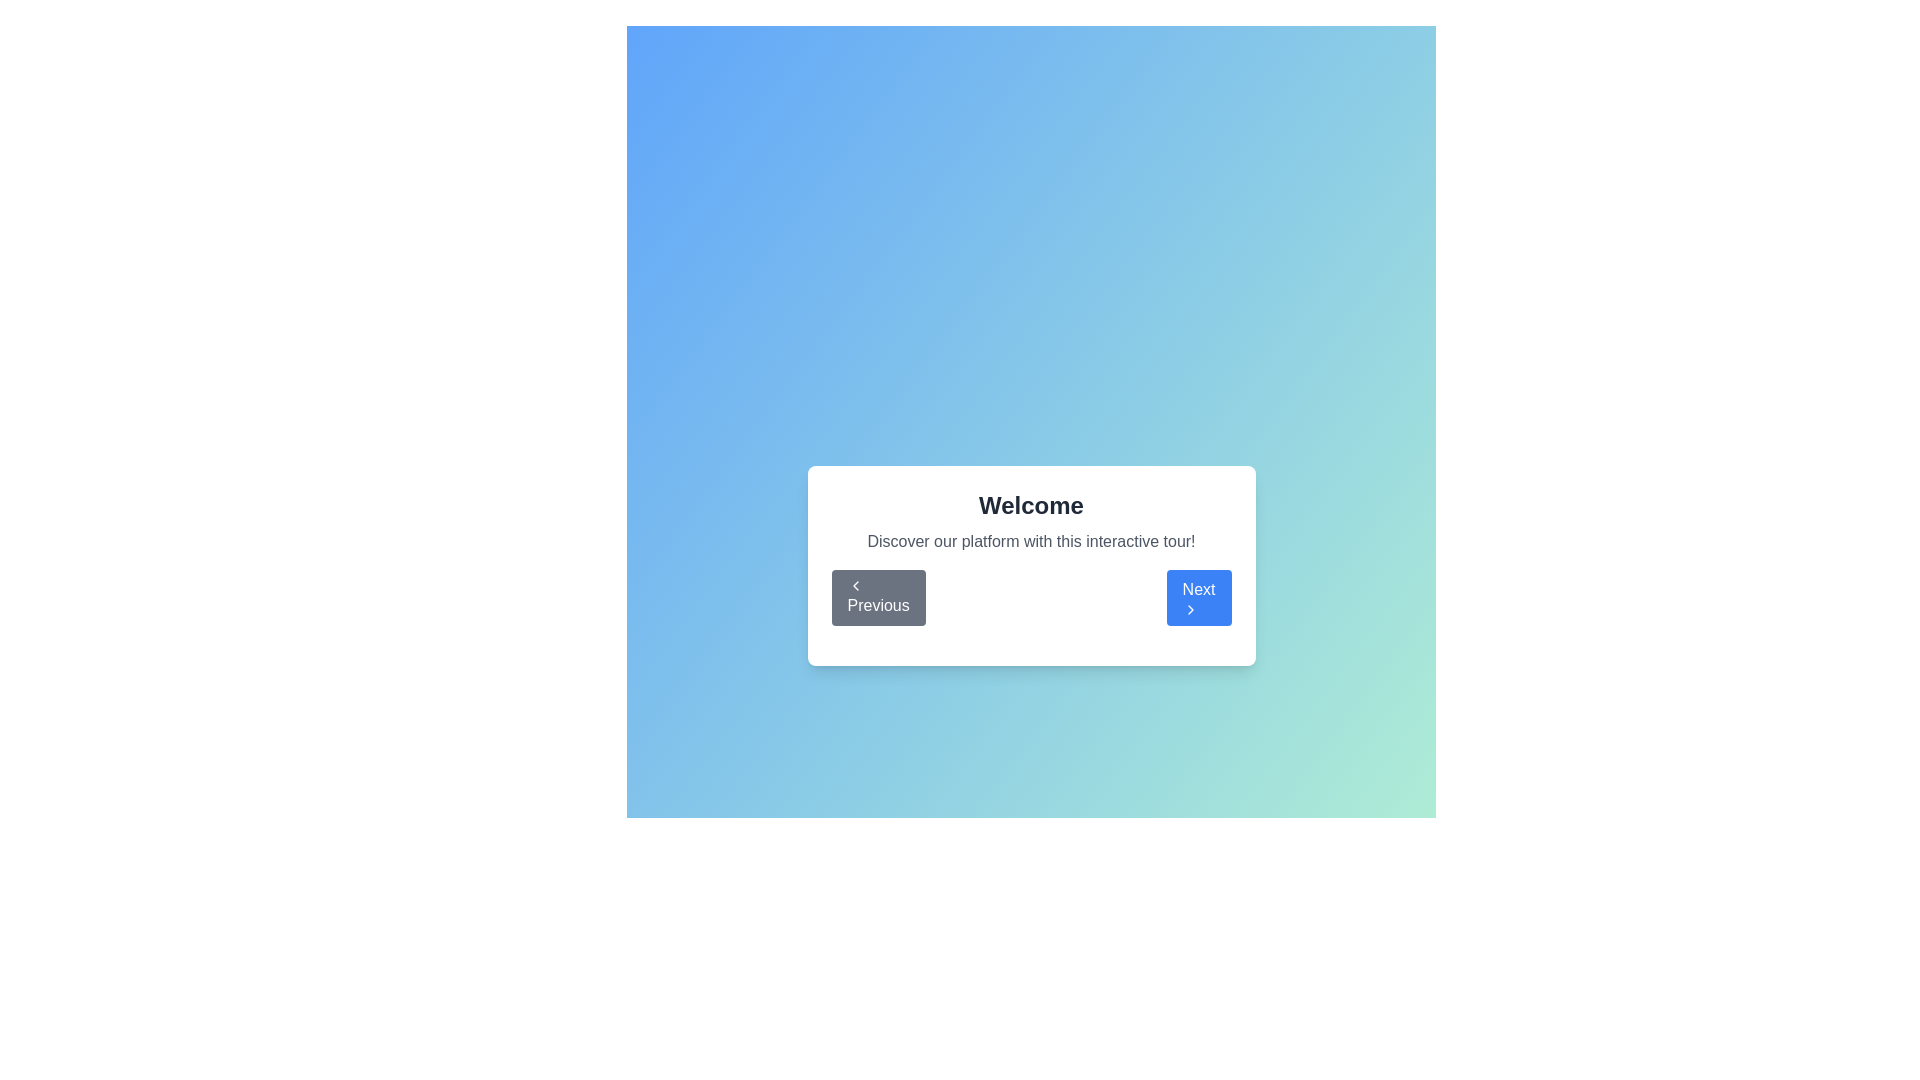 This screenshot has height=1080, width=1920. What do you see at coordinates (1031, 504) in the screenshot?
I see `the Text label that serves as a title or heading for the associated content below it, located at the center of the dialog box` at bounding box center [1031, 504].